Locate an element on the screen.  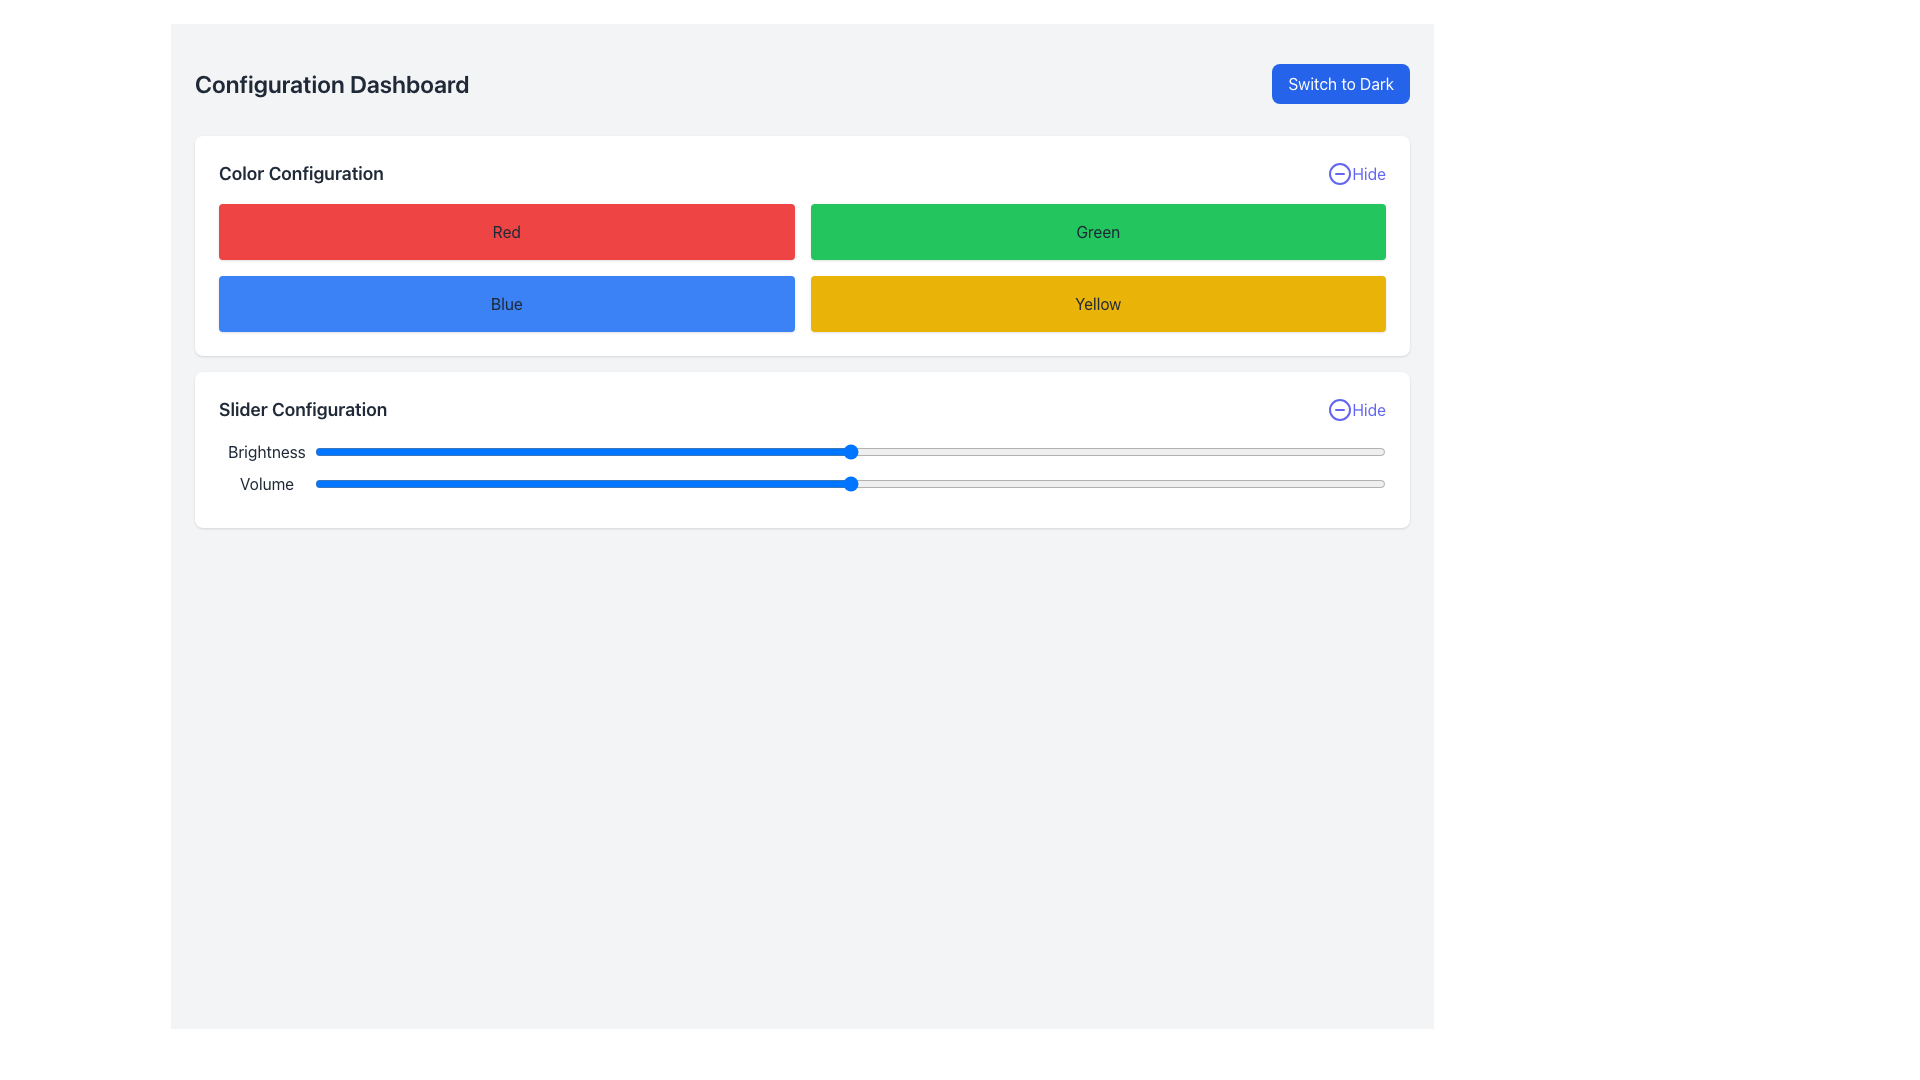
the brightness level is located at coordinates (861, 451).